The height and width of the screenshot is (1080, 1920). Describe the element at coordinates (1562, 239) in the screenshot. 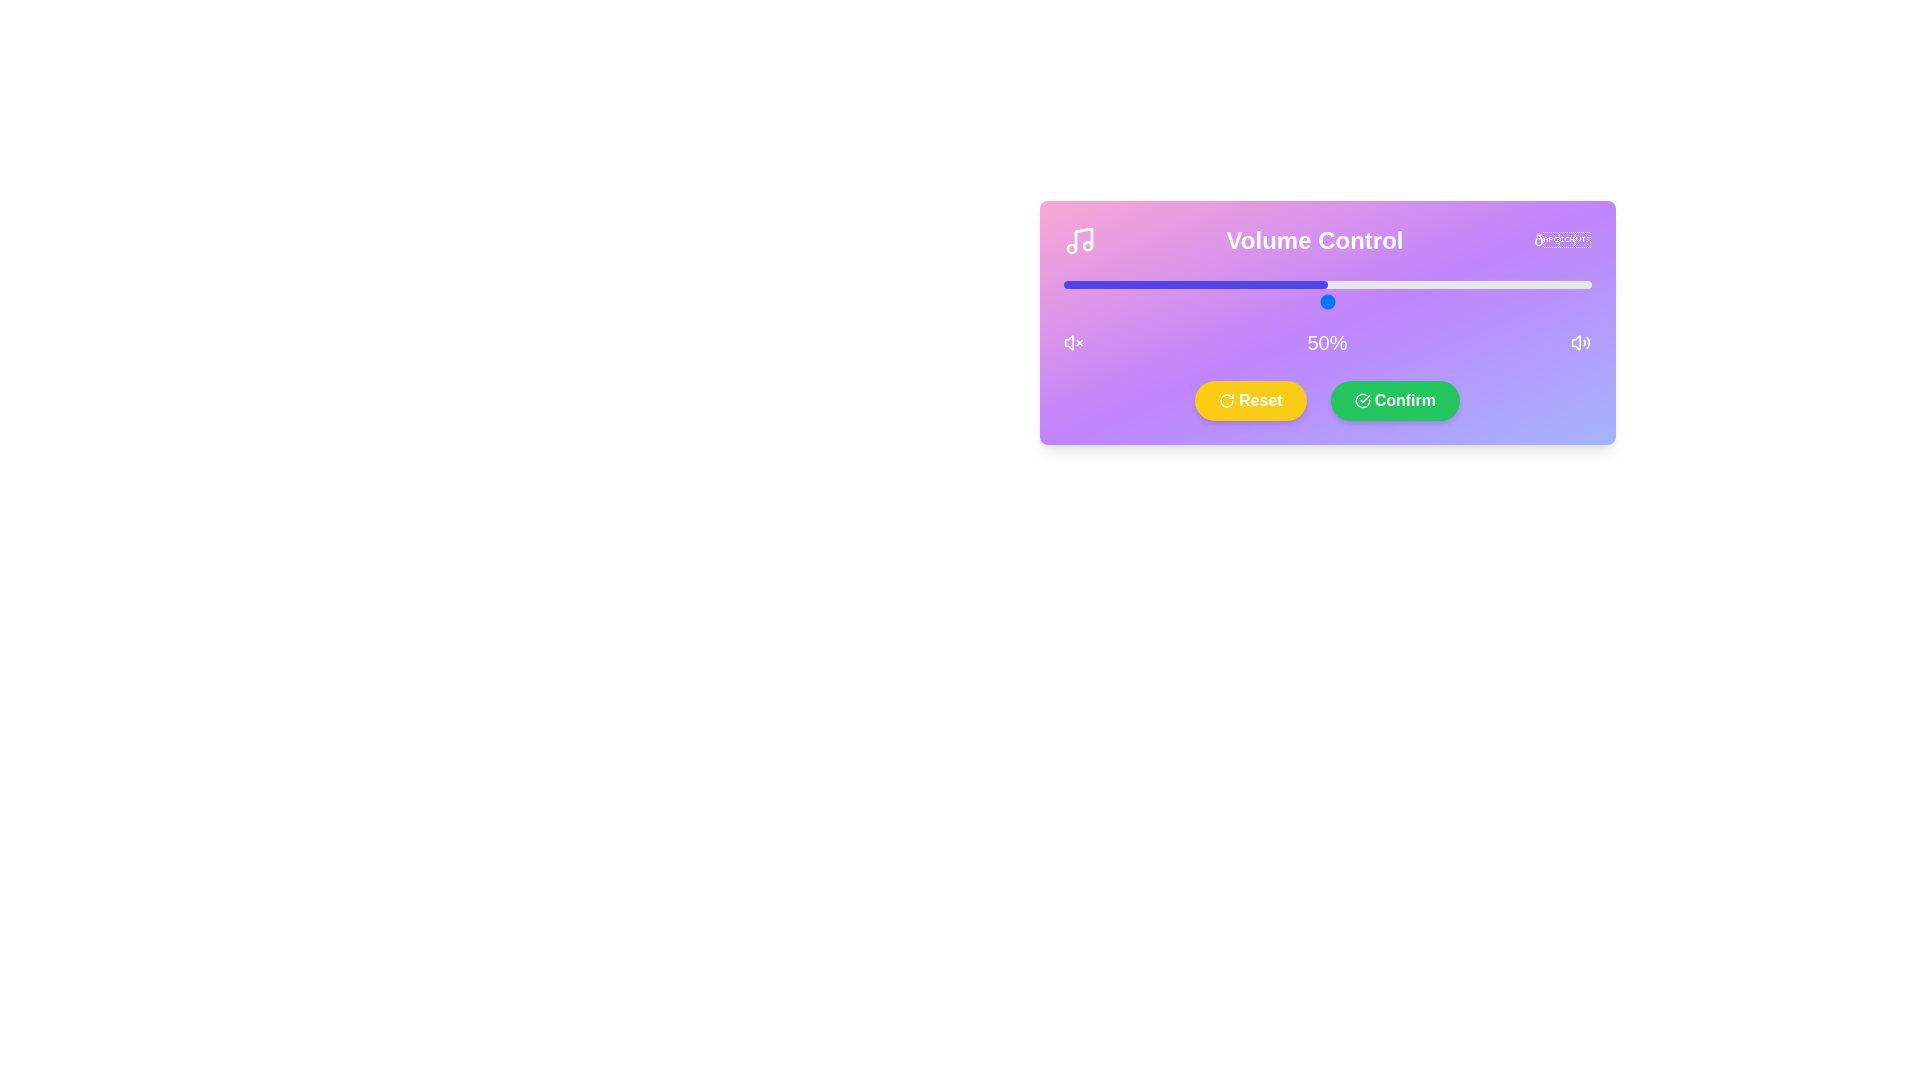

I see `the white sound icon emoji located in the header section of the volume control interface, which is positioned next to the text 'Volume Control'` at that location.